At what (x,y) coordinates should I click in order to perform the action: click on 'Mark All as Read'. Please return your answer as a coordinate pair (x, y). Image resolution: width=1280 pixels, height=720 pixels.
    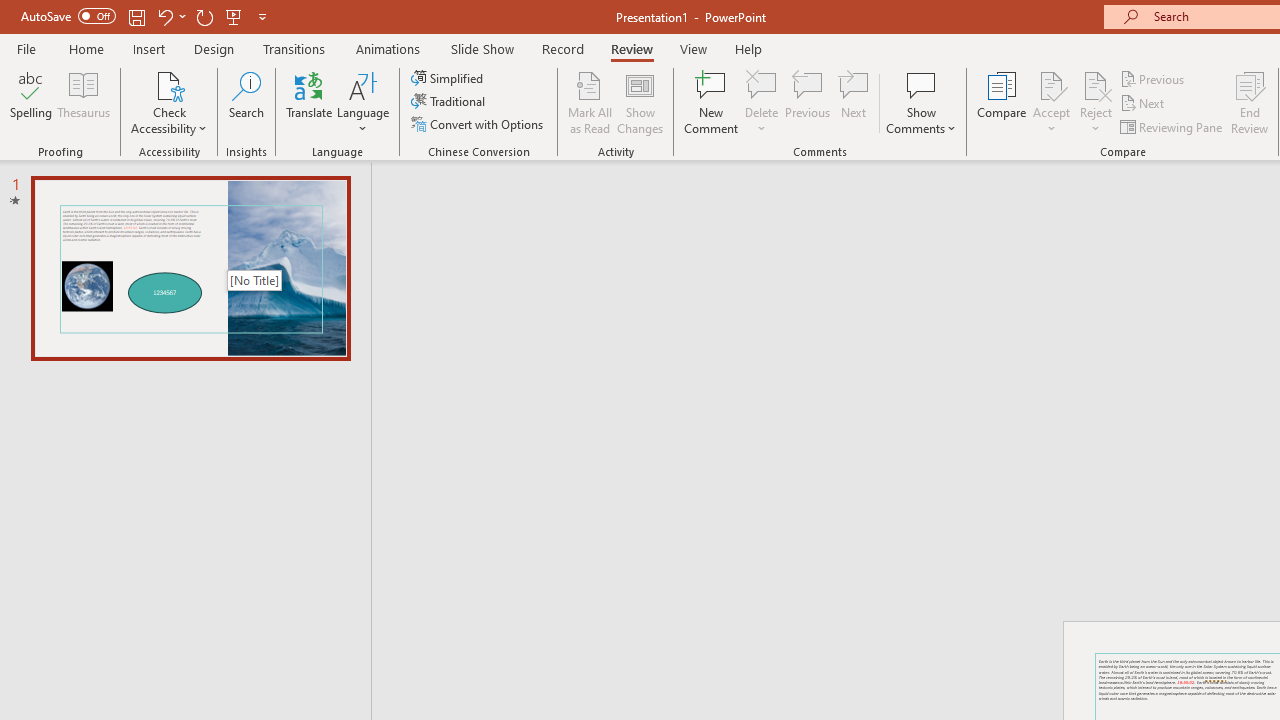
    Looking at the image, I should click on (589, 103).